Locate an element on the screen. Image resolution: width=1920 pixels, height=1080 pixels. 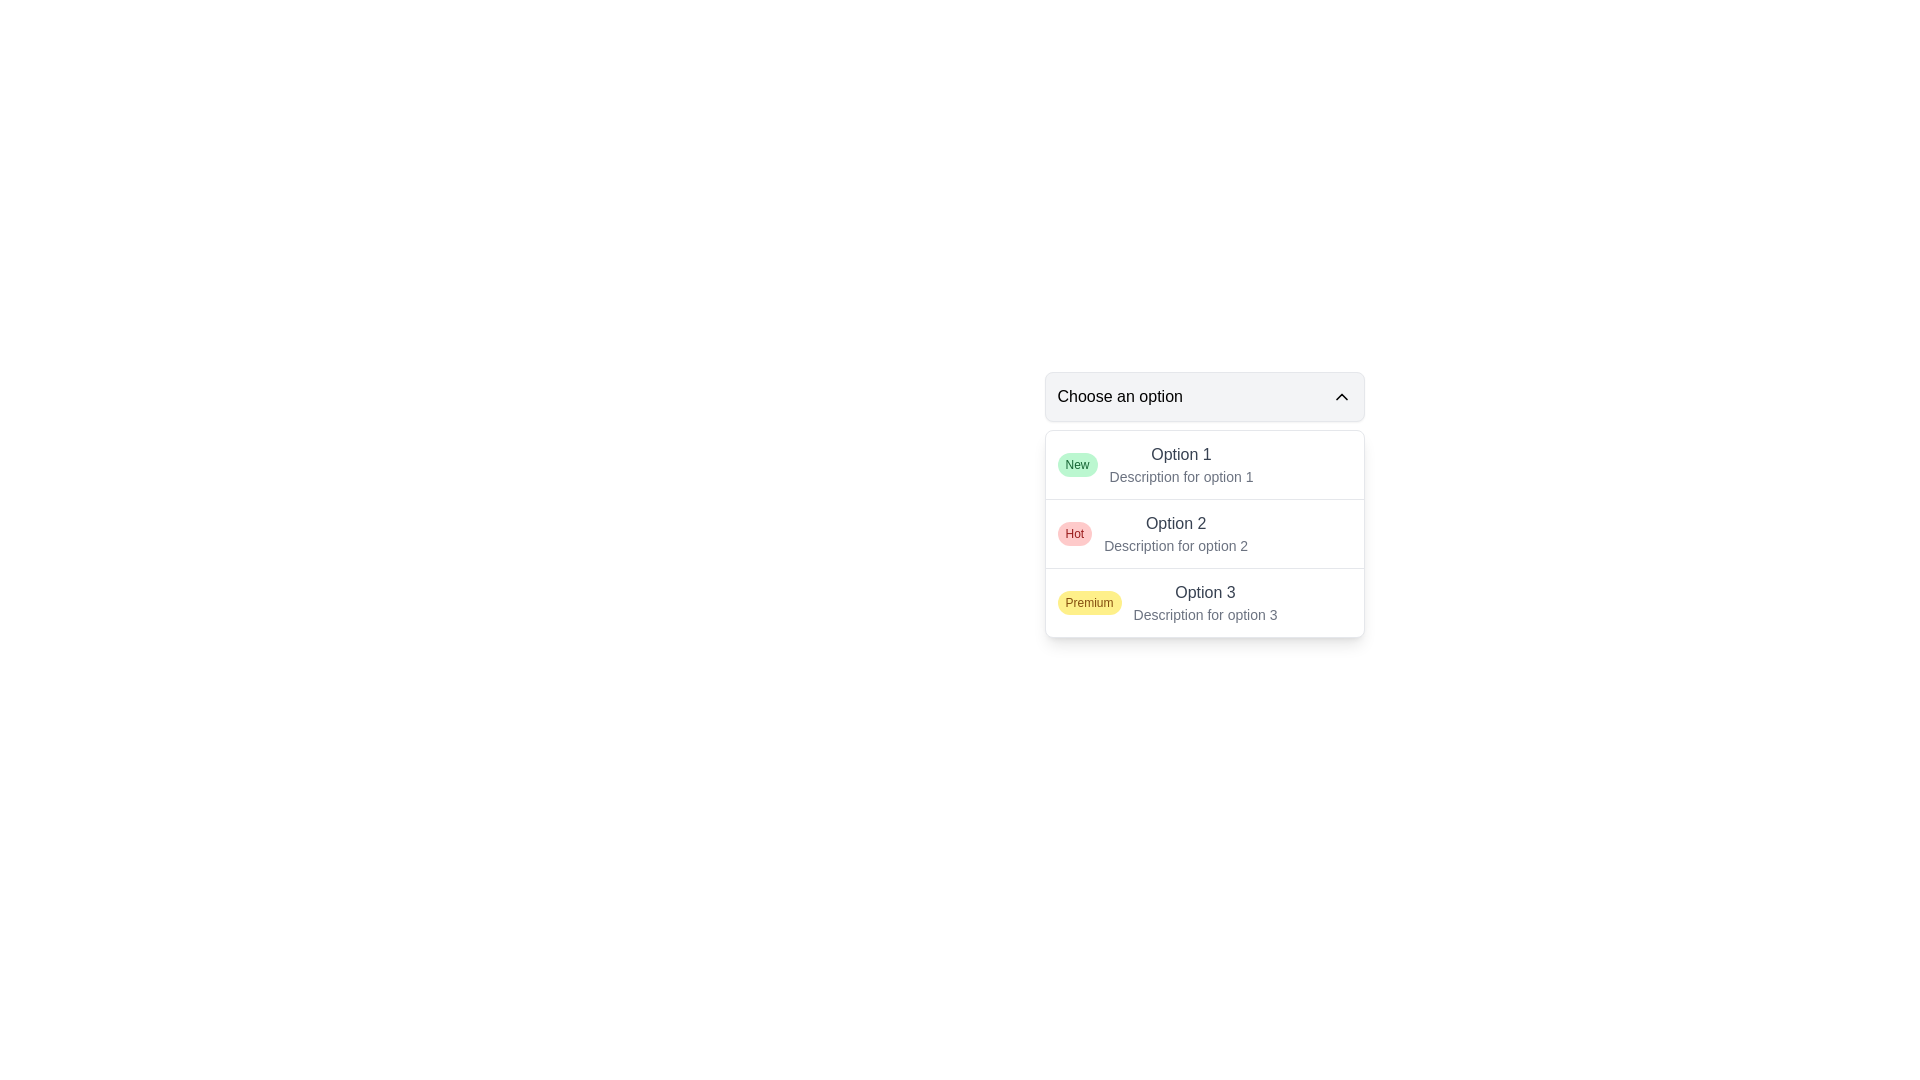
the List item labeled 'Option 2' with the description 'Description for option 2' is located at coordinates (1176, 532).